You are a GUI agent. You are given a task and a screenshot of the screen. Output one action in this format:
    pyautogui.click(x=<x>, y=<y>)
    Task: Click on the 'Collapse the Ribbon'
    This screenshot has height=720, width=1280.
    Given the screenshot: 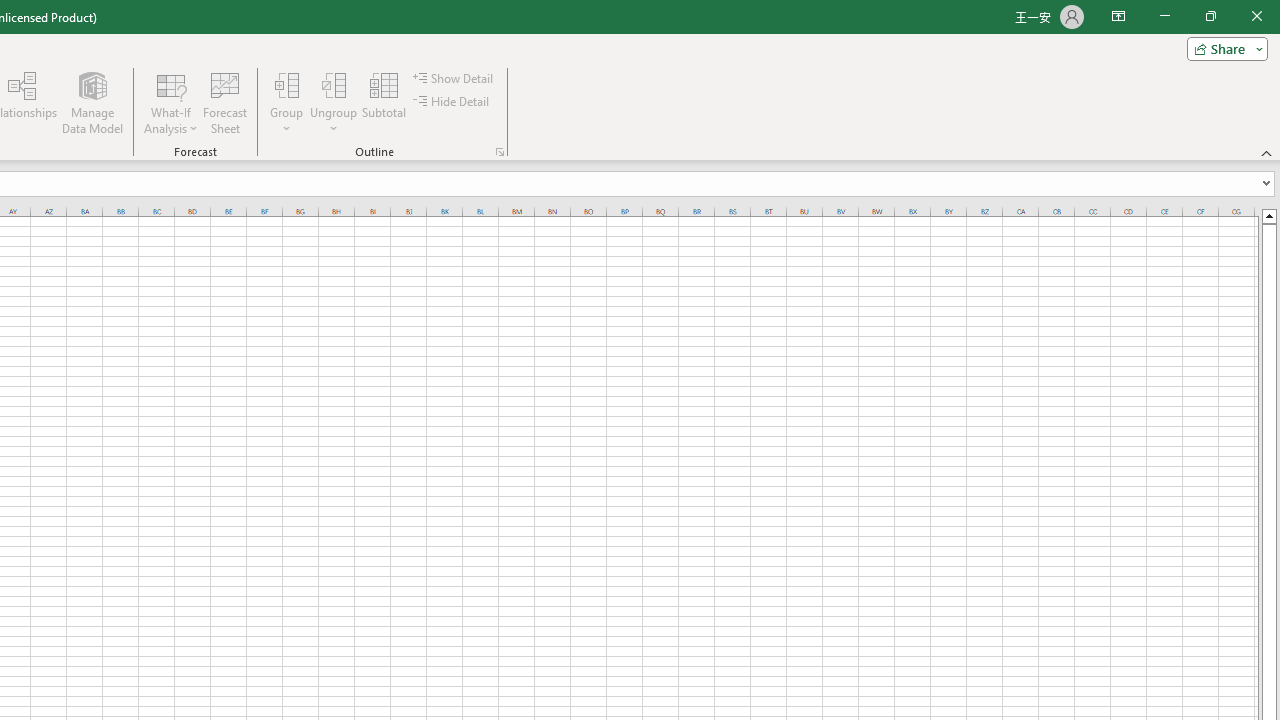 What is the action you would take?
    pyautogui.click(x=1266, y=152)
    